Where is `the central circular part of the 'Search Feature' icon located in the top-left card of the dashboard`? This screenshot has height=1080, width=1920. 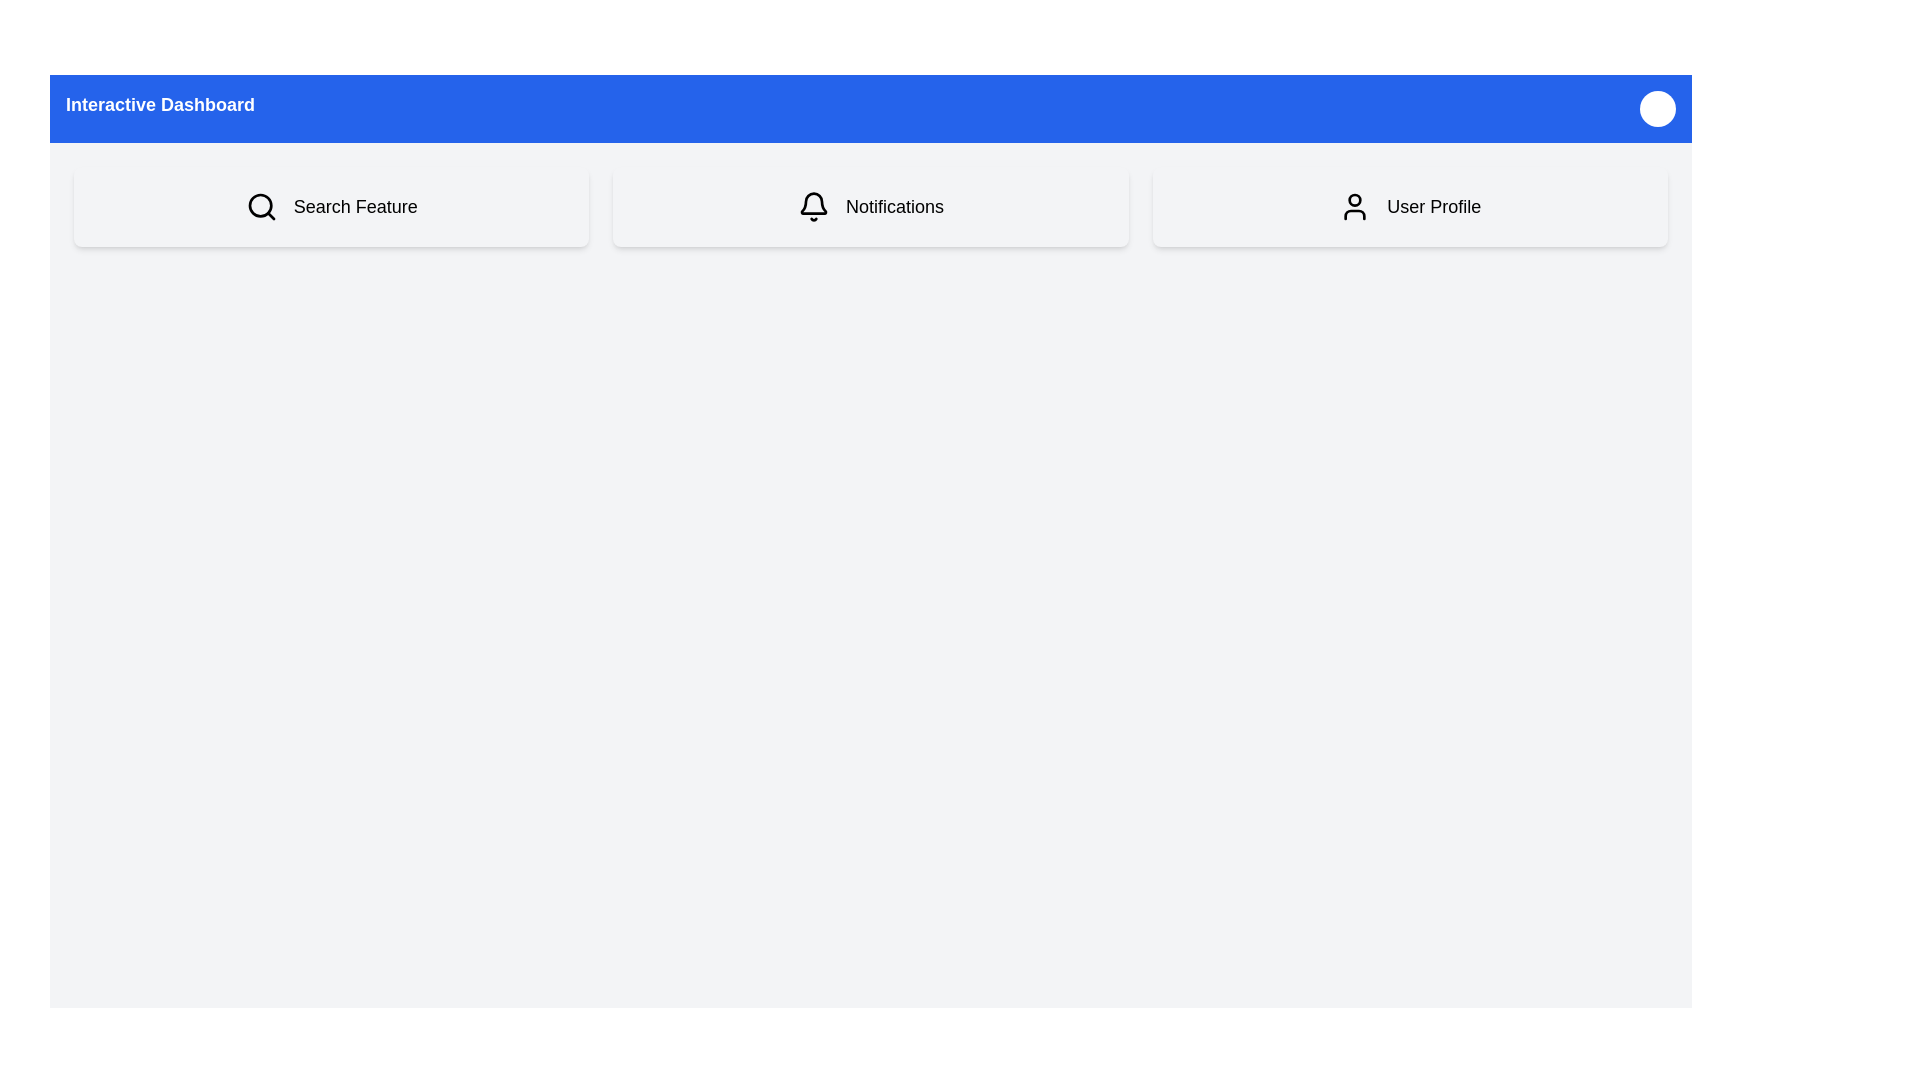
the central circular part of the 'Search Feature' icon located in the top-left card of the dashboard is located at coordinates (259, 205).